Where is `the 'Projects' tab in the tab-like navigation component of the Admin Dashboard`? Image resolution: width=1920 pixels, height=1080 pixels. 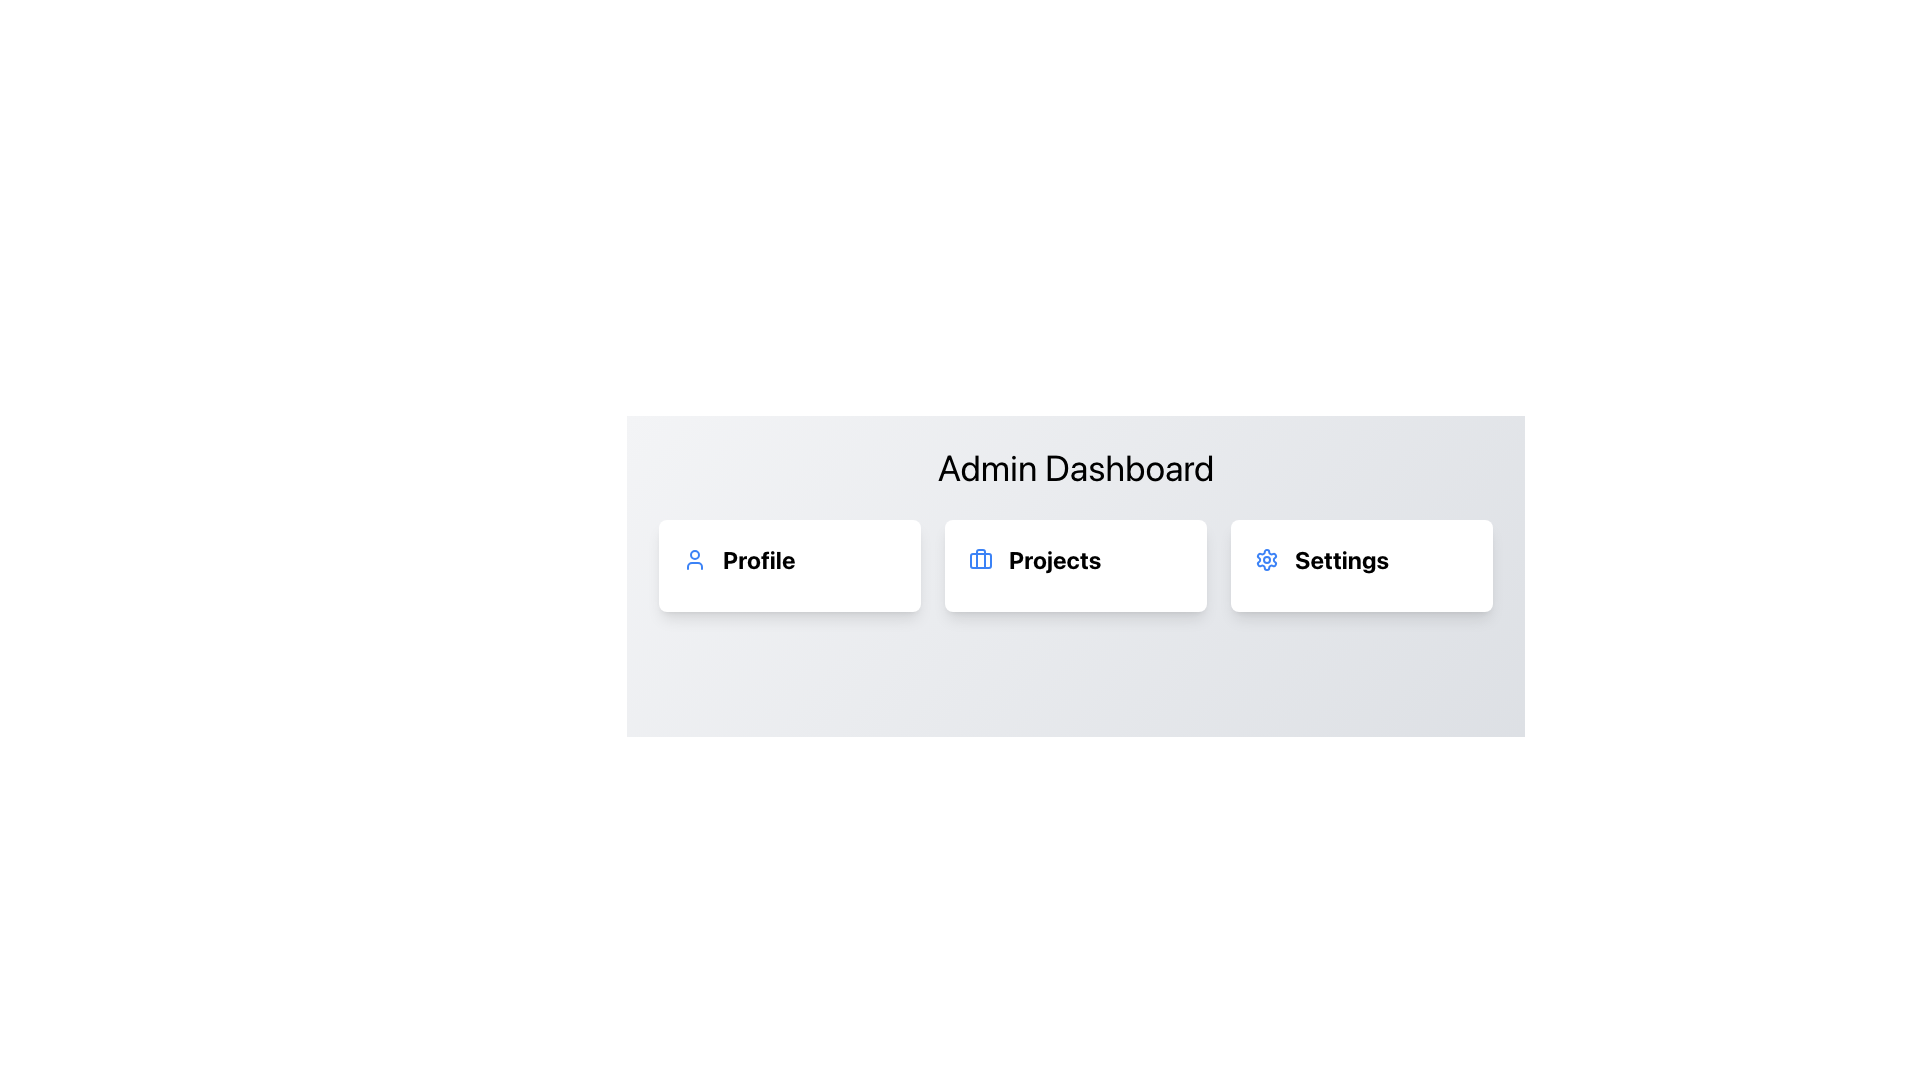
the 'Projects' tab in the tab-like navigation component of the Admin Dashboard is located at coordinates (1074, 566).